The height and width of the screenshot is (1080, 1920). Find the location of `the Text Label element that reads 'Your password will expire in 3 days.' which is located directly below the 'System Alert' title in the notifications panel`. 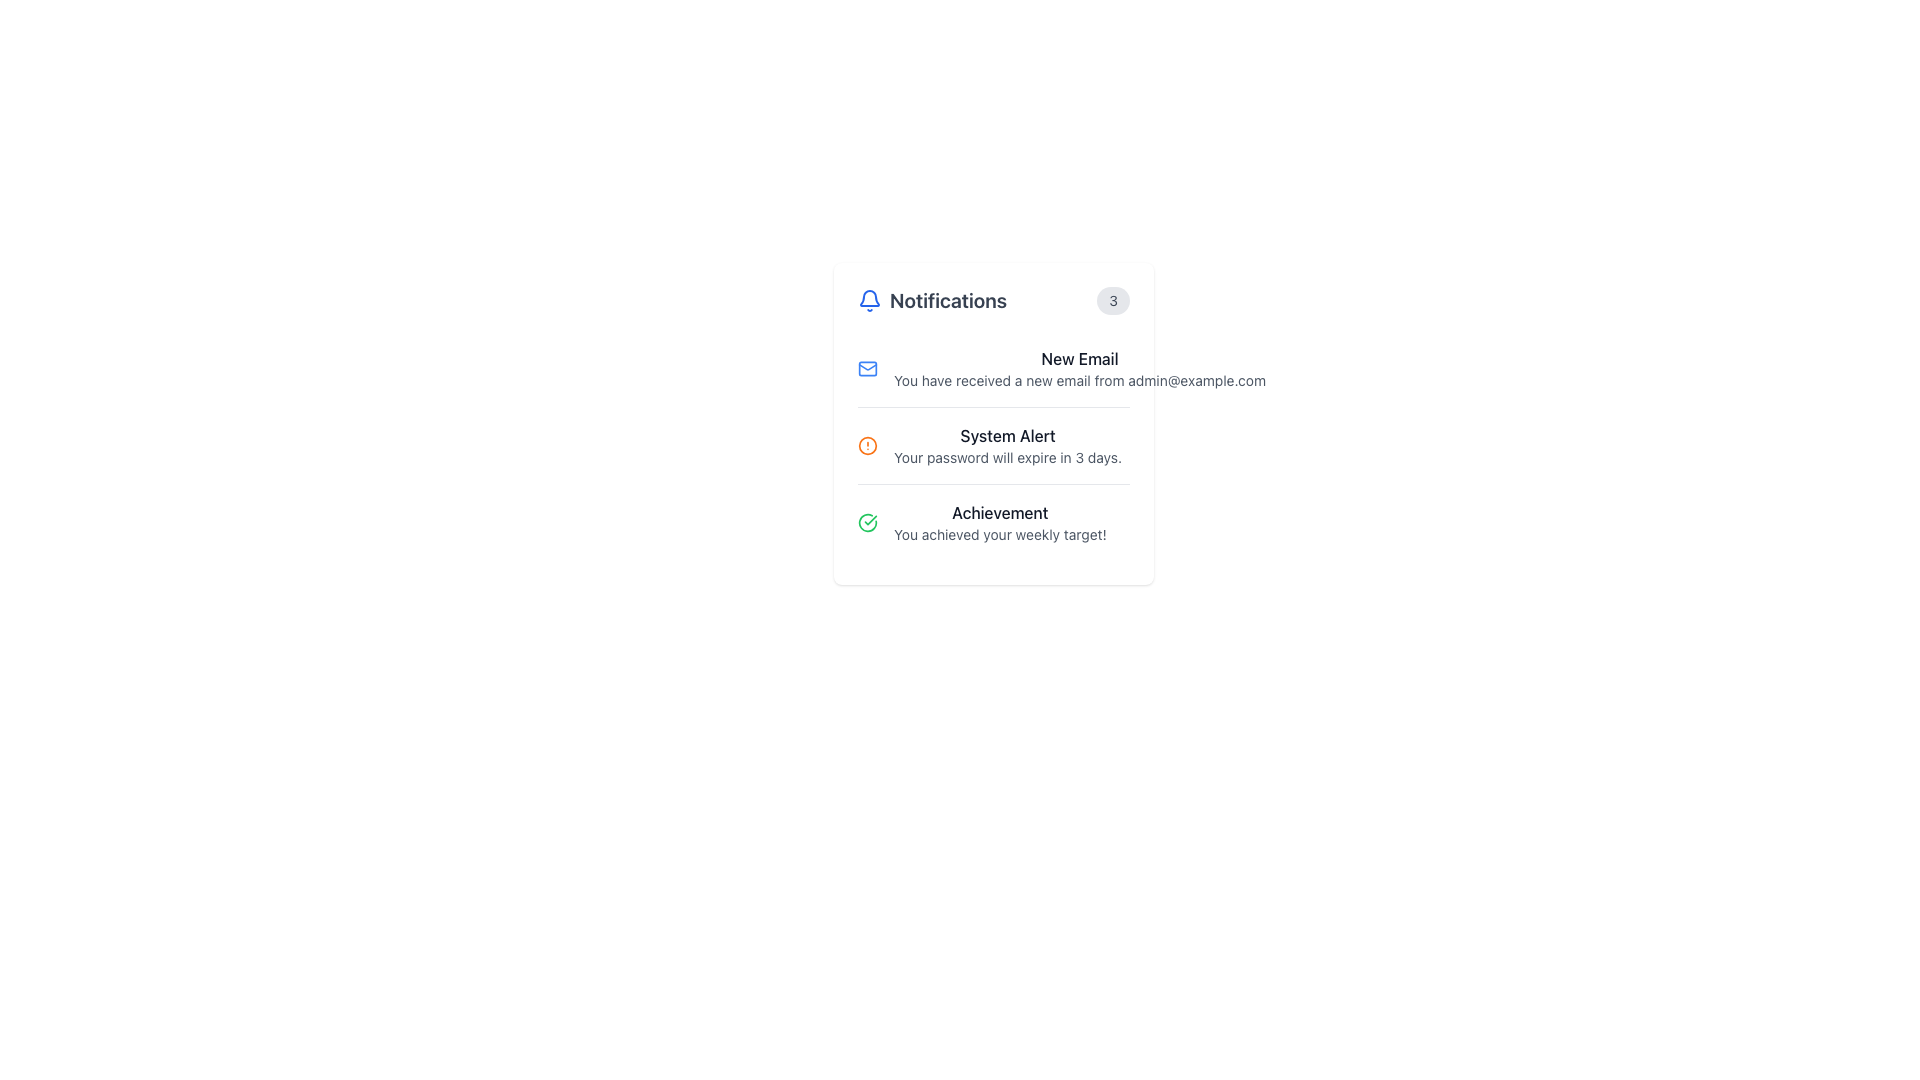

the Text Label element that reads 'Your password will expire in 3 days.' which is located directly below the 'System Alert' title in the notifications panel is located at coordinates (1008, 458).